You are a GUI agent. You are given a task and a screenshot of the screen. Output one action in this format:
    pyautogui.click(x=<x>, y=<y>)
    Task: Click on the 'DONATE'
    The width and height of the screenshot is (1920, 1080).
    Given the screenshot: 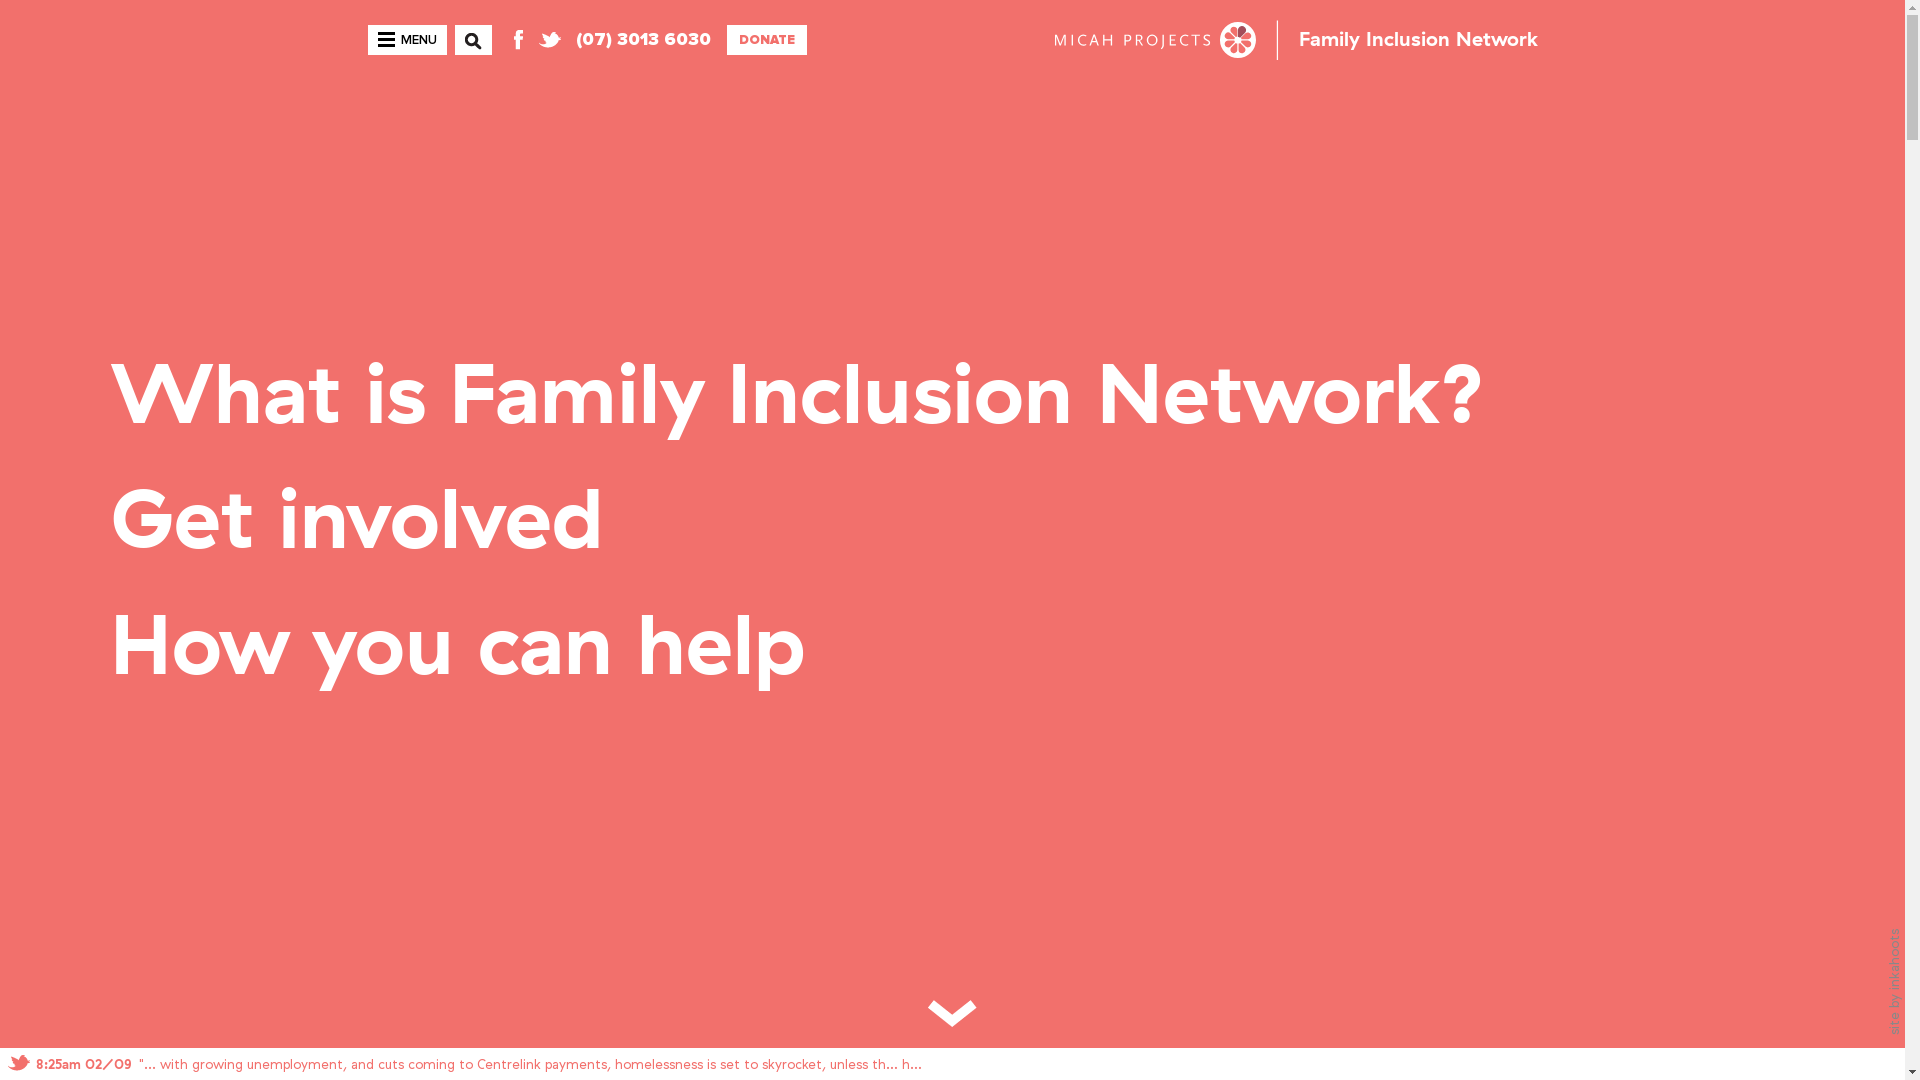 What is the action you would take?
    pyautogui.click(x=724, y=39)
    